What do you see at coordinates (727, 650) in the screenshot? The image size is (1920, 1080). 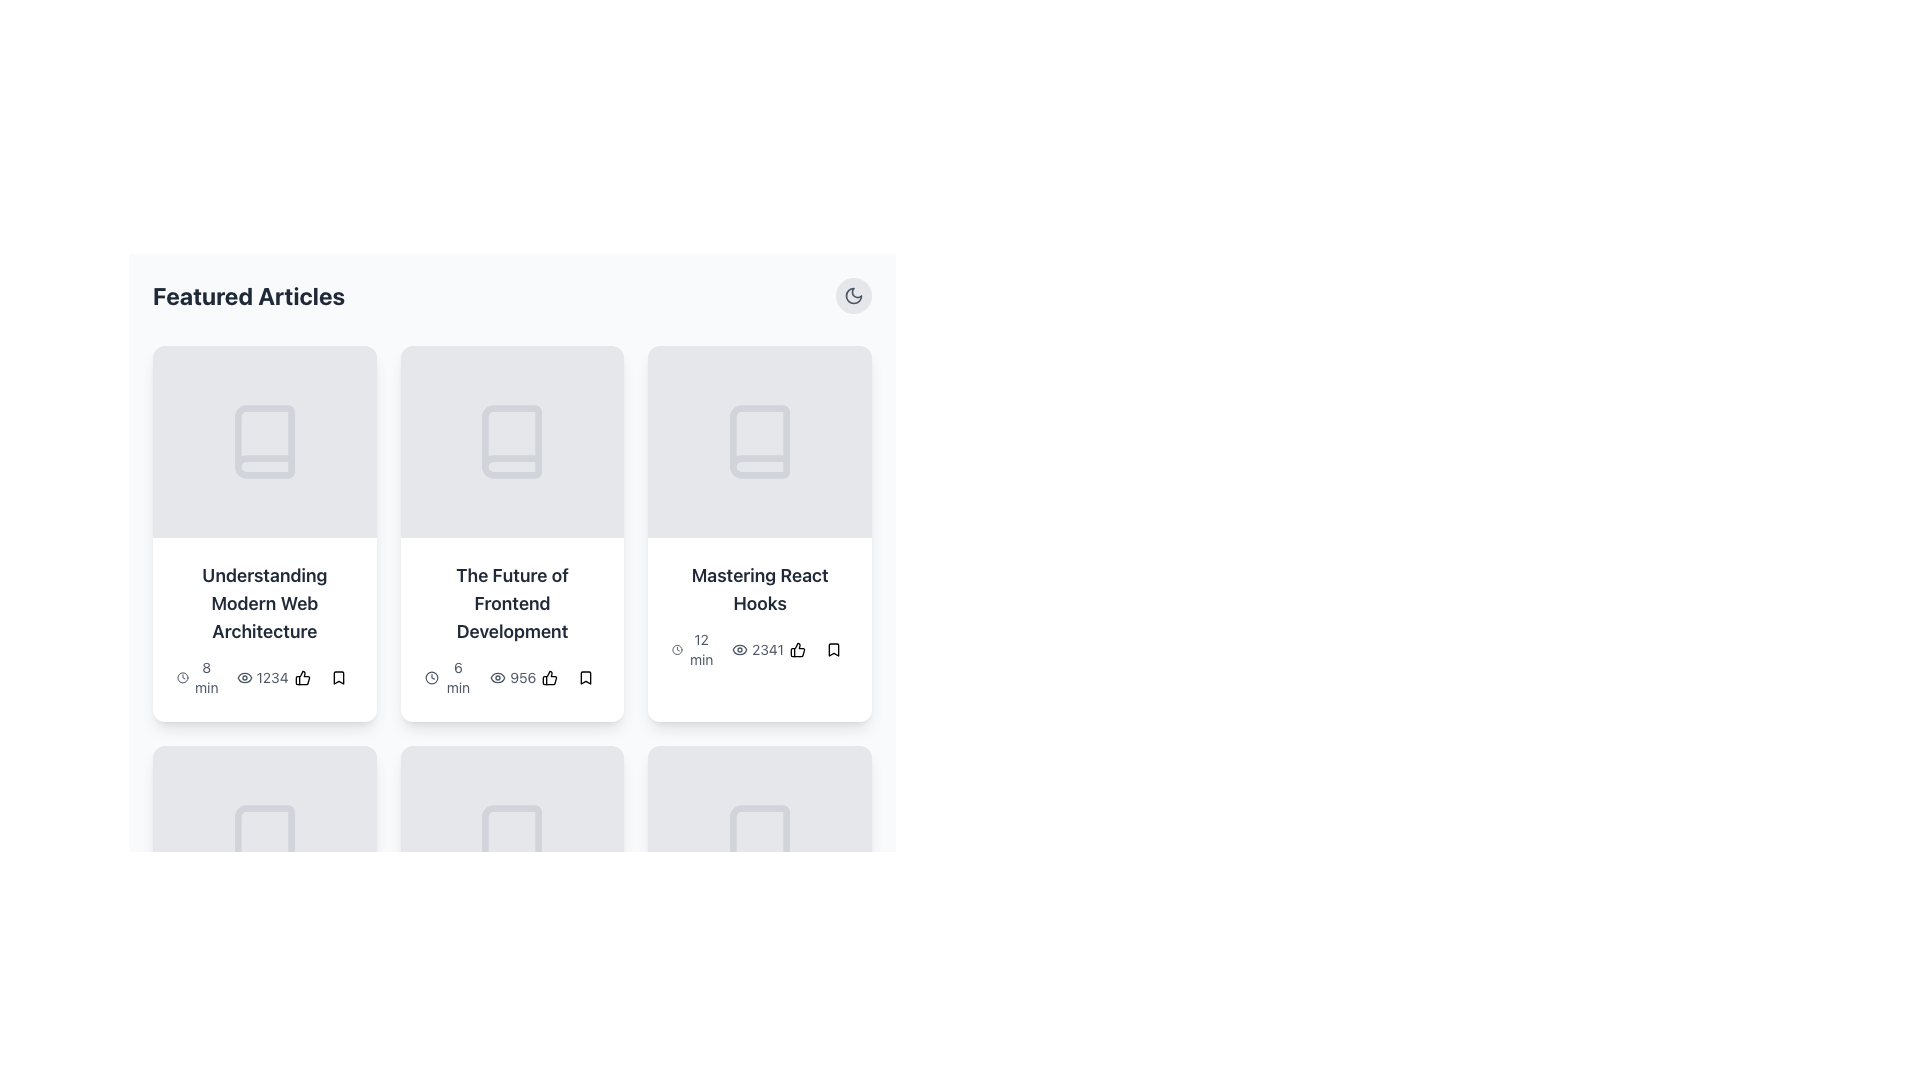 I see `the Data label displaying estimated reading time and views located in the third article card of the featured articles section, below the title 'Mastering React Hooks'` at bounding box center [727, 650].